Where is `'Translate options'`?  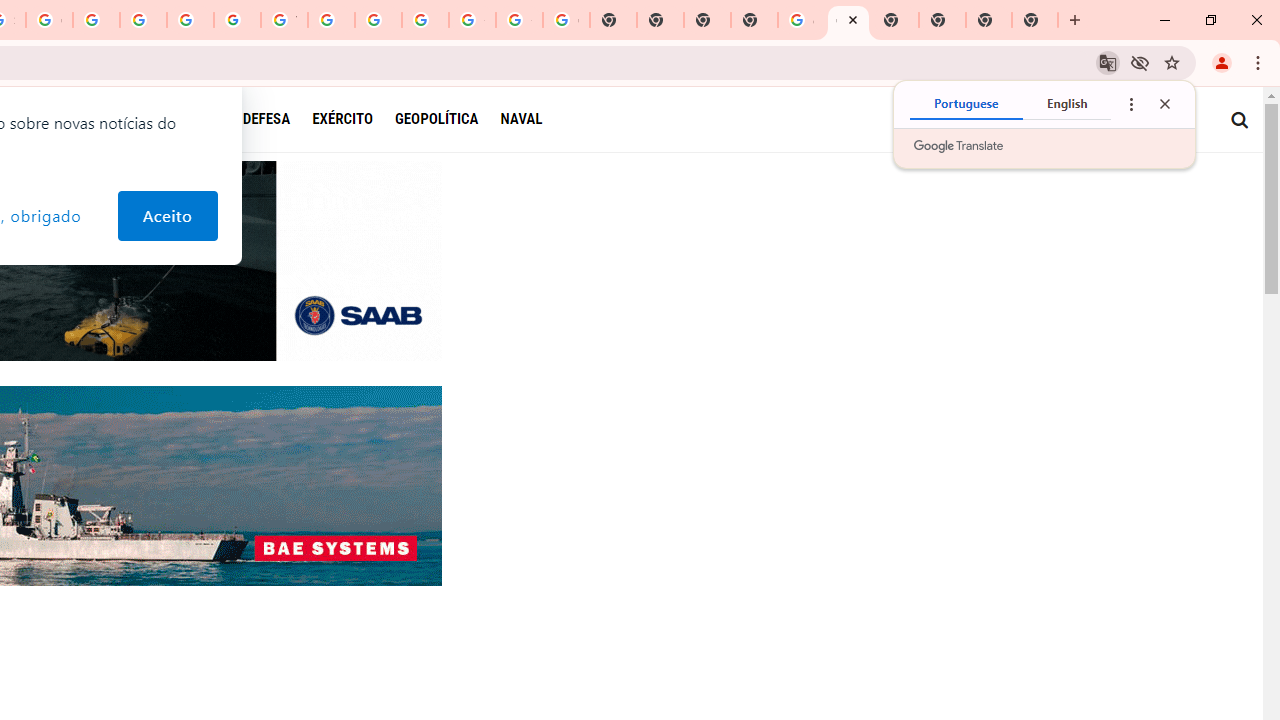 'Translate options' is located at coordinates (1130, 104).